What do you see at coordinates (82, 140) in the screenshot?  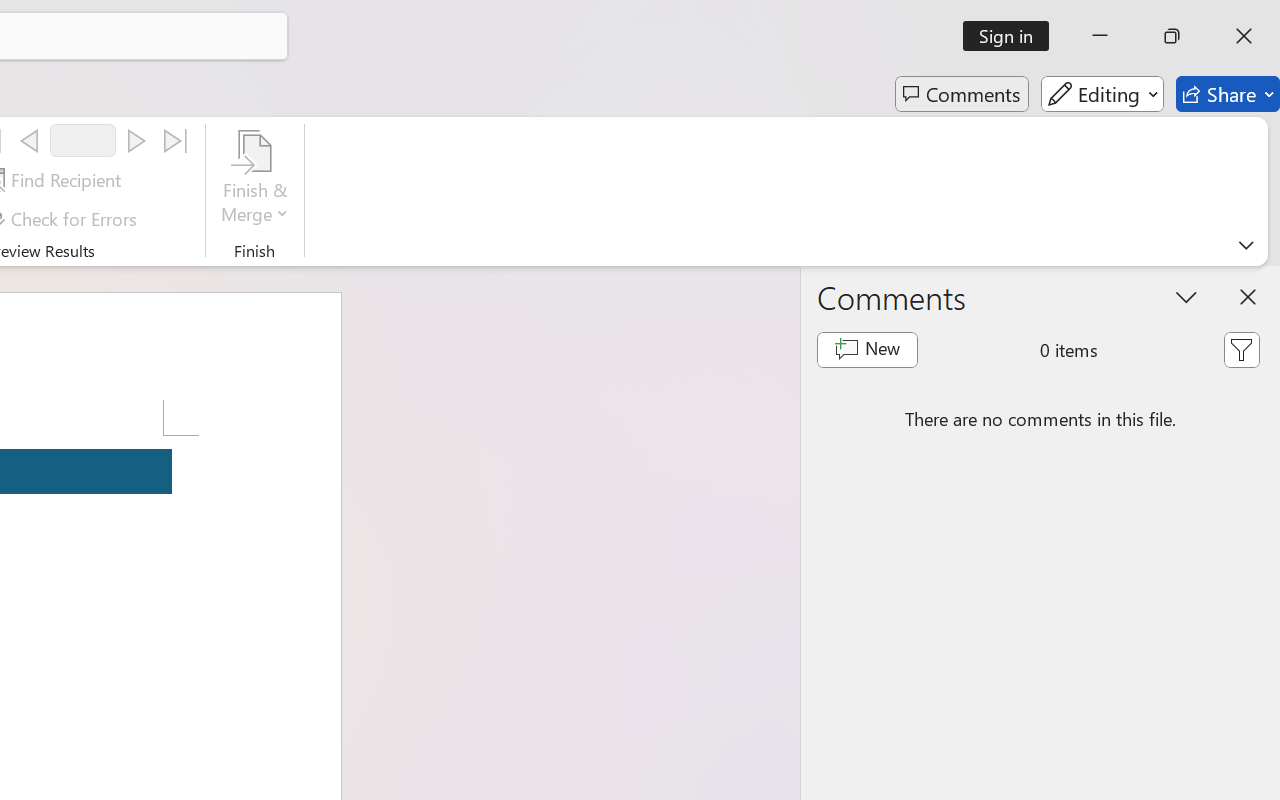 I see `'Record'` at bounding box center [82, 140].